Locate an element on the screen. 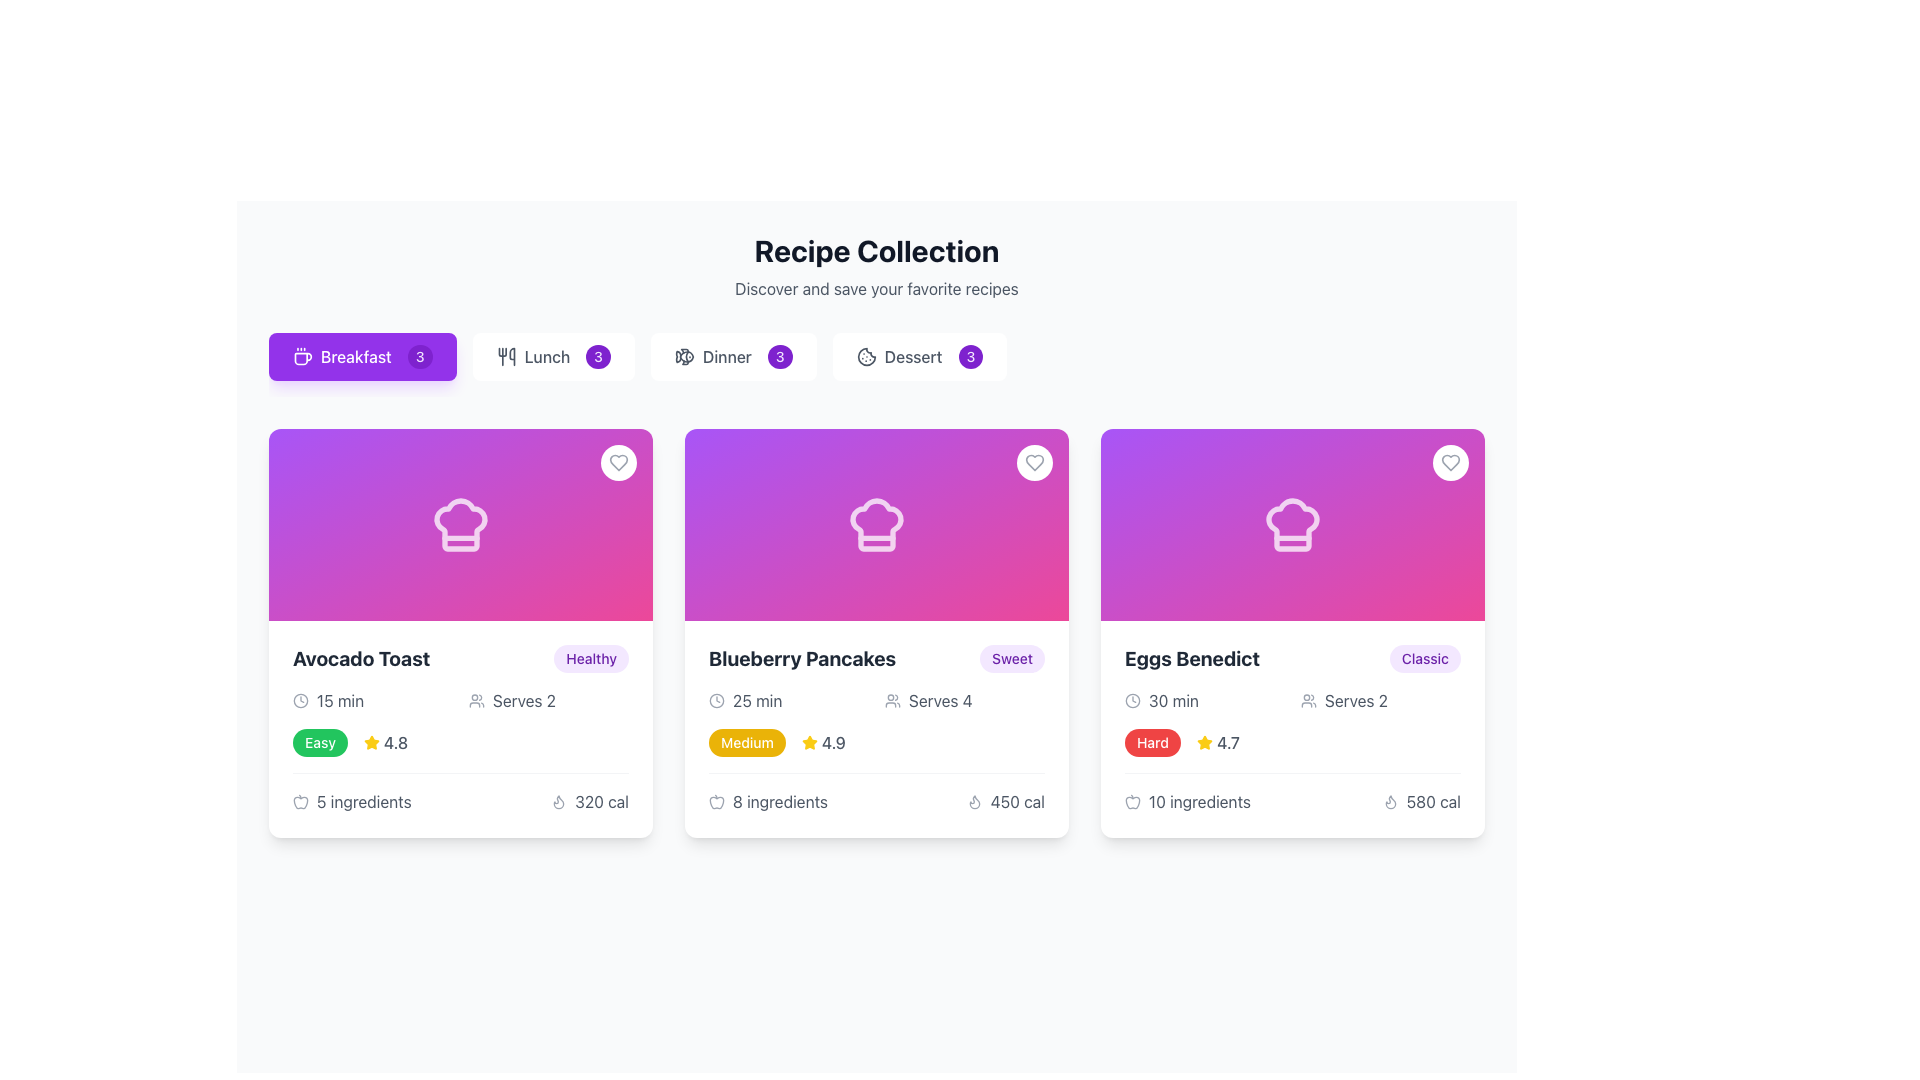 This screenshot has width=1920, height=1080. the text label 'Breakfast' which is styled with a white font on a purple background, located within the first button of a horizontal group of meal category buttons is located at coordinates (356, 356).